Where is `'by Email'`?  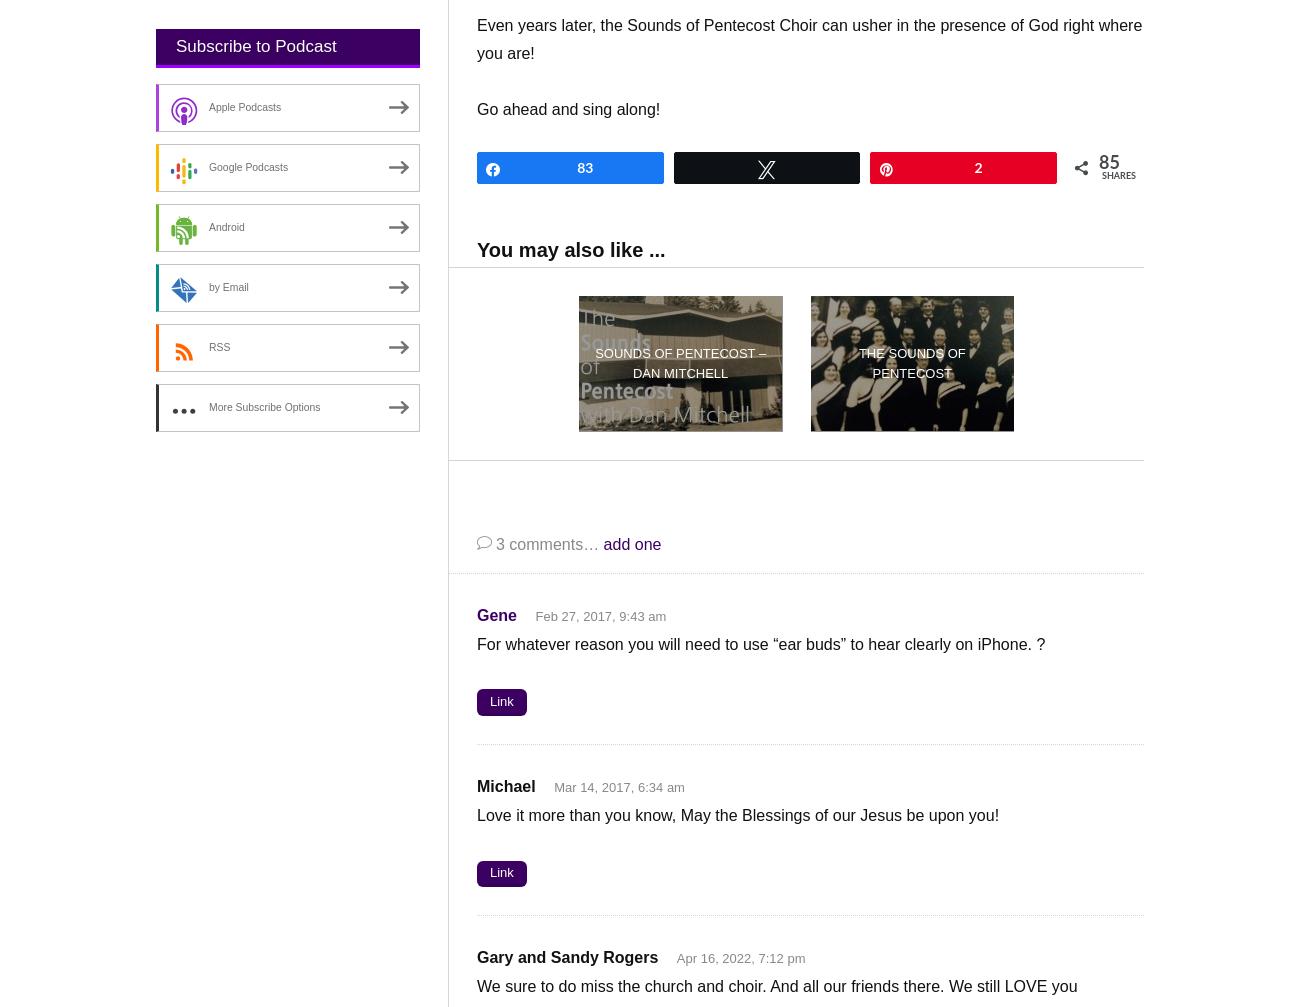 'by Email' is located at coordinates (227, 287).